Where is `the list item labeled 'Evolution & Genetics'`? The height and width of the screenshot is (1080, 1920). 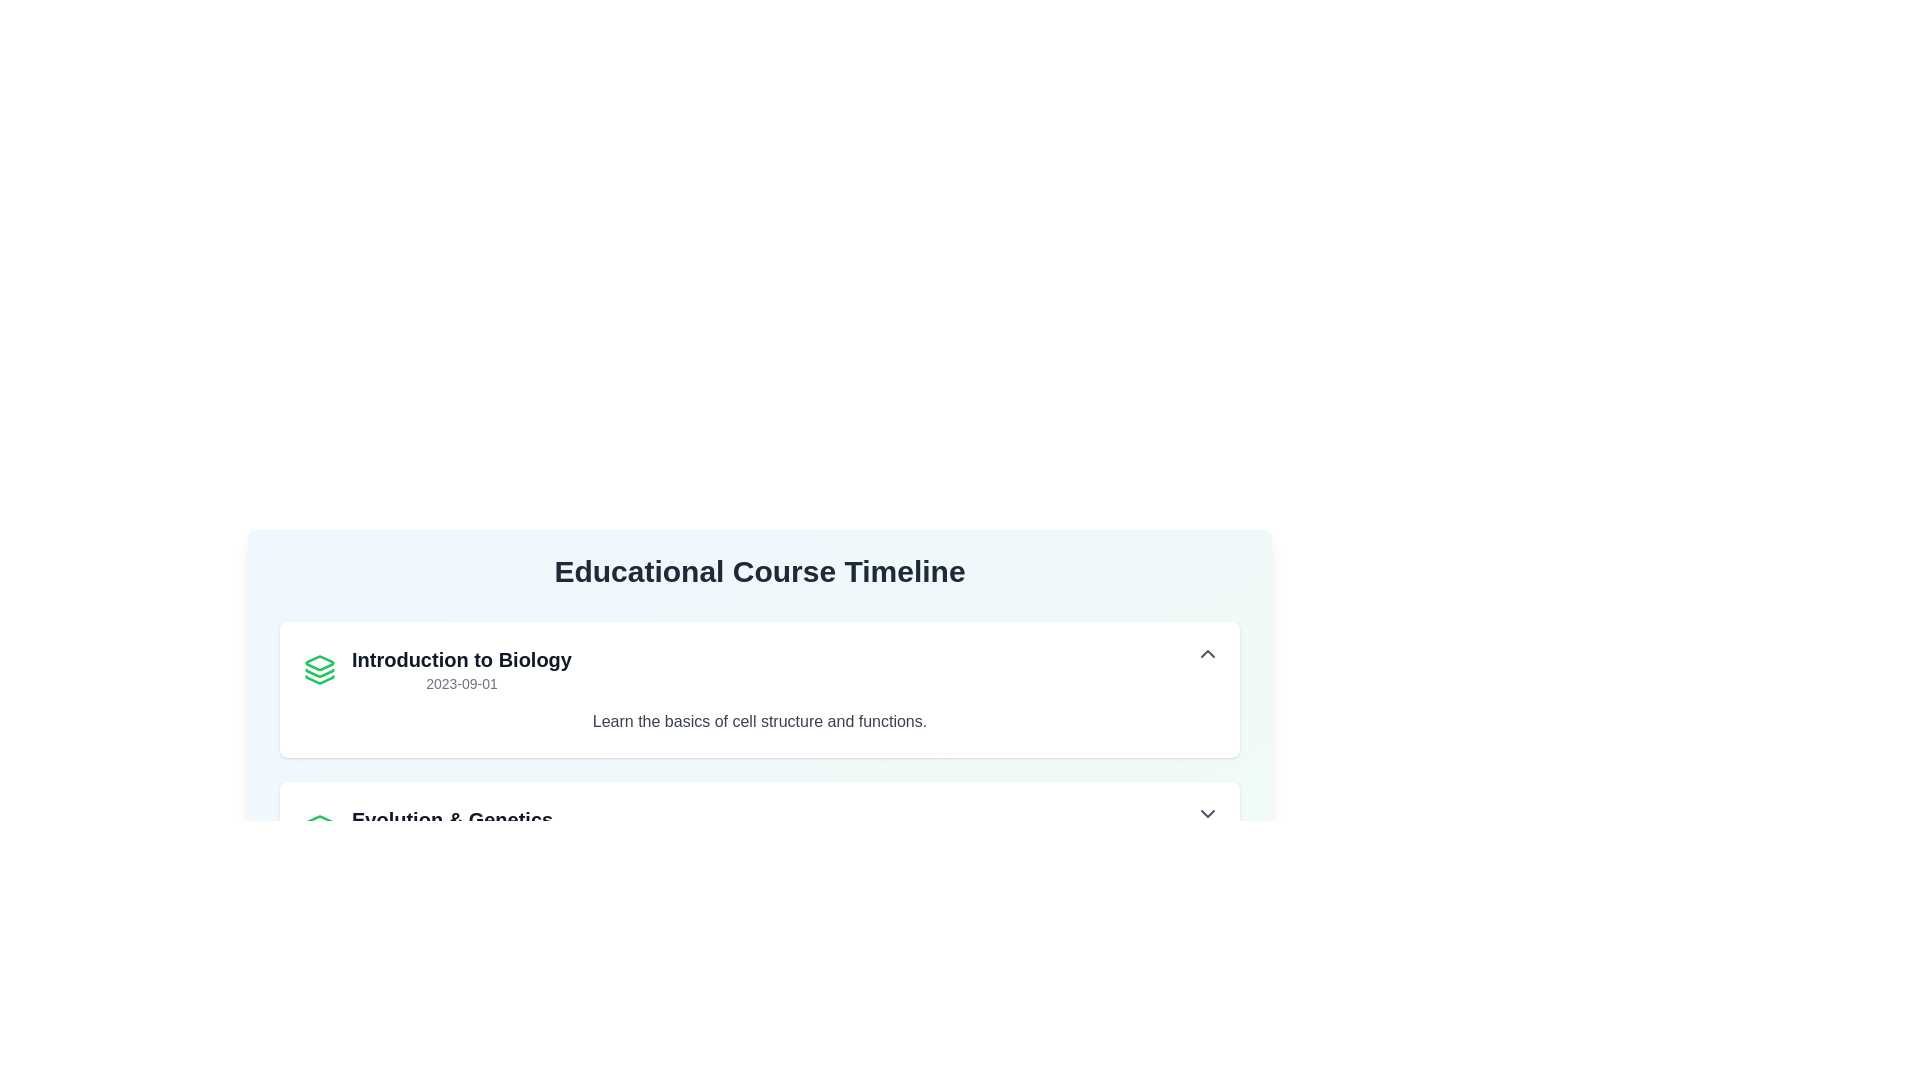
the list item labeled 'Evolution & Genetics' is located at coordinates (427, 829).